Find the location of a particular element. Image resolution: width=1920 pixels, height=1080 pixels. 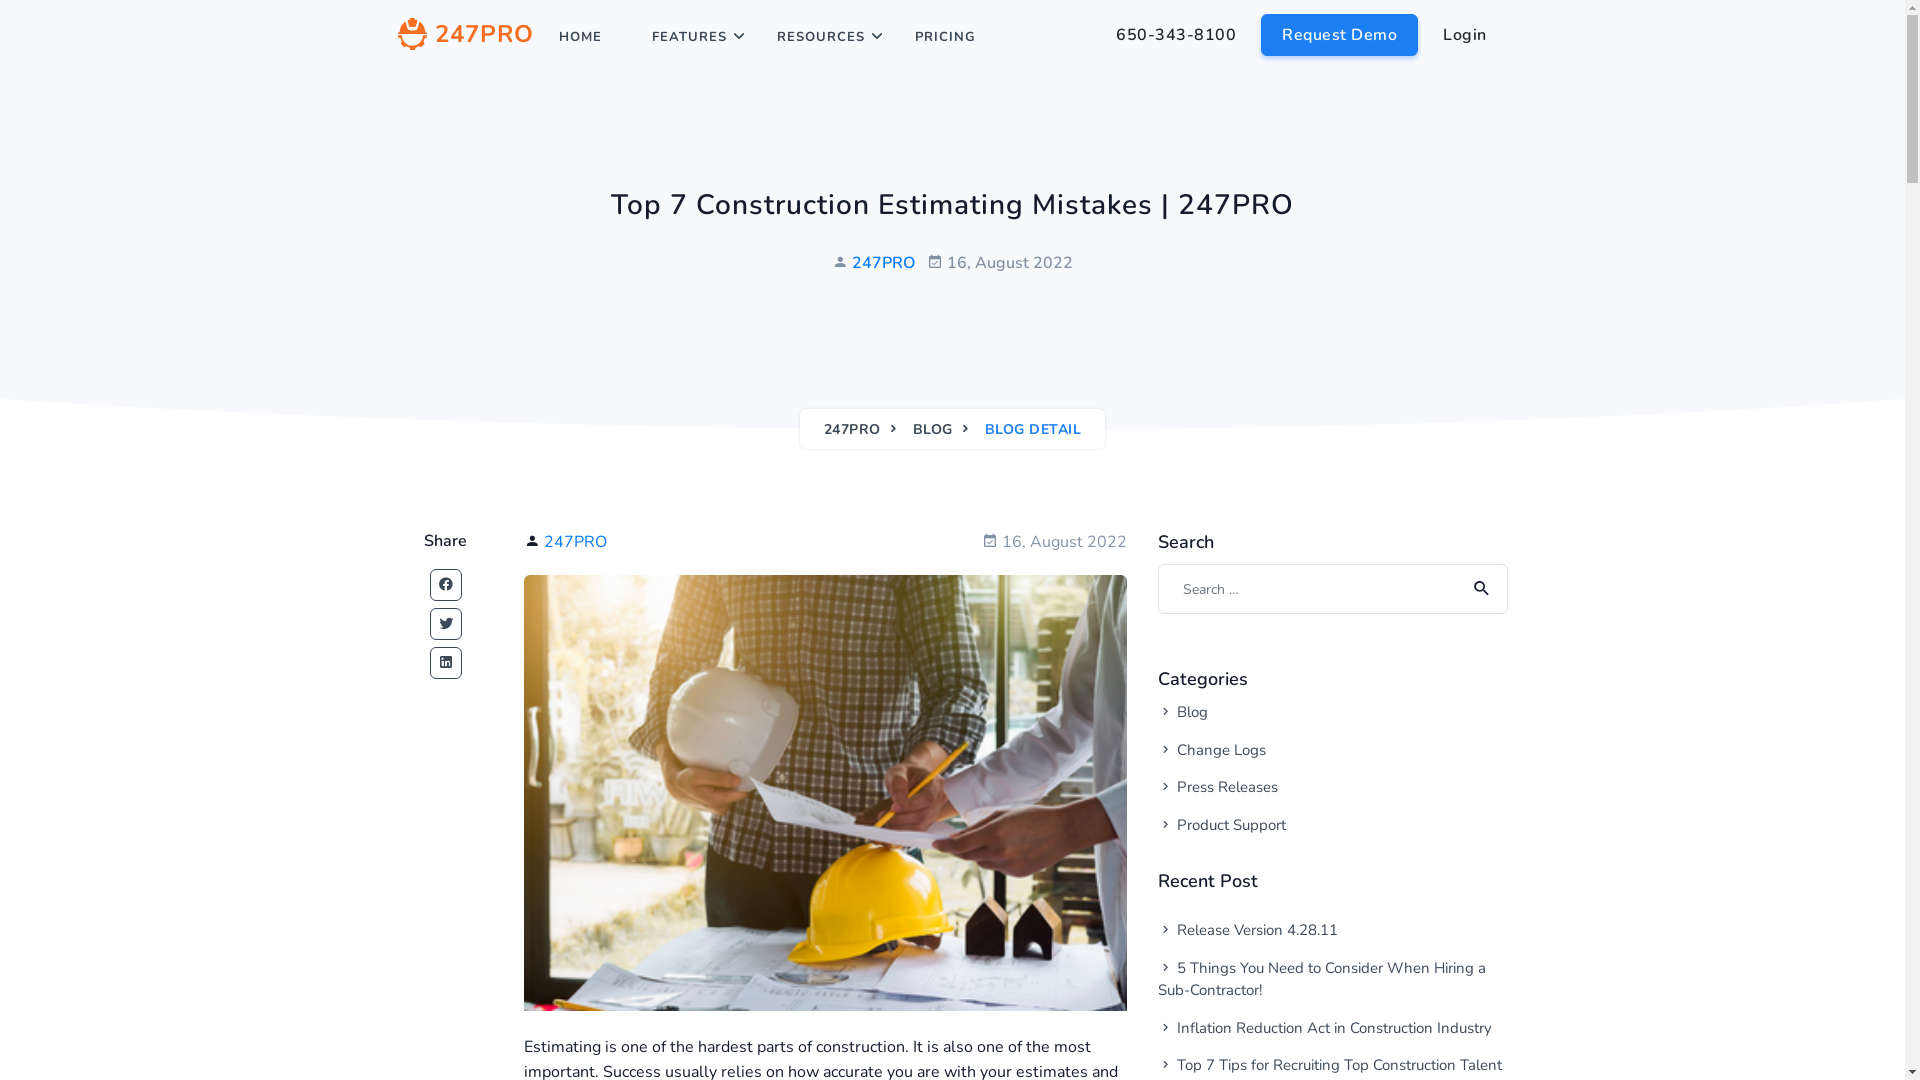

'RESOURCES' is located at coordinates (820, 37).